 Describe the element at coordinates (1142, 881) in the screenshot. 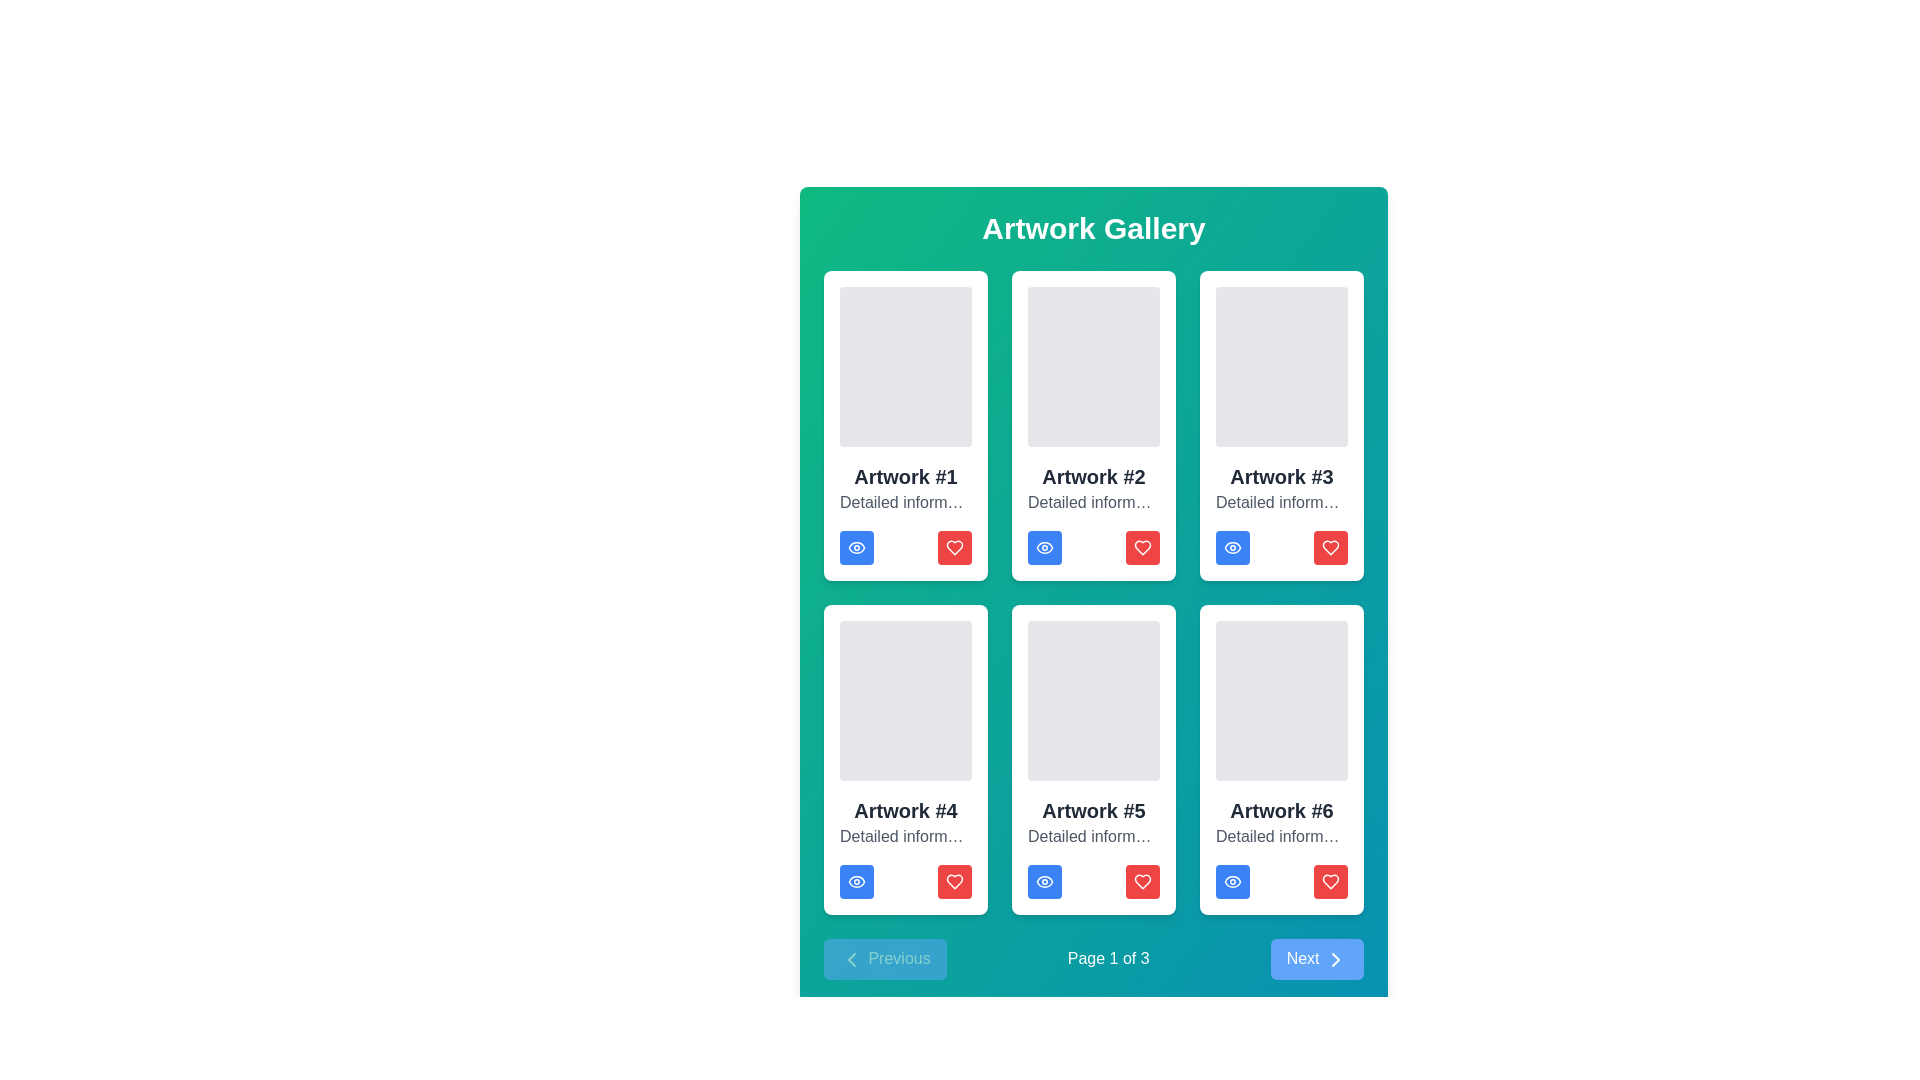

I see `the 'like' or 'favorite' button located in the bottom-right corner of the card labeled 'Artwork #5' to invoke the action` at that location.